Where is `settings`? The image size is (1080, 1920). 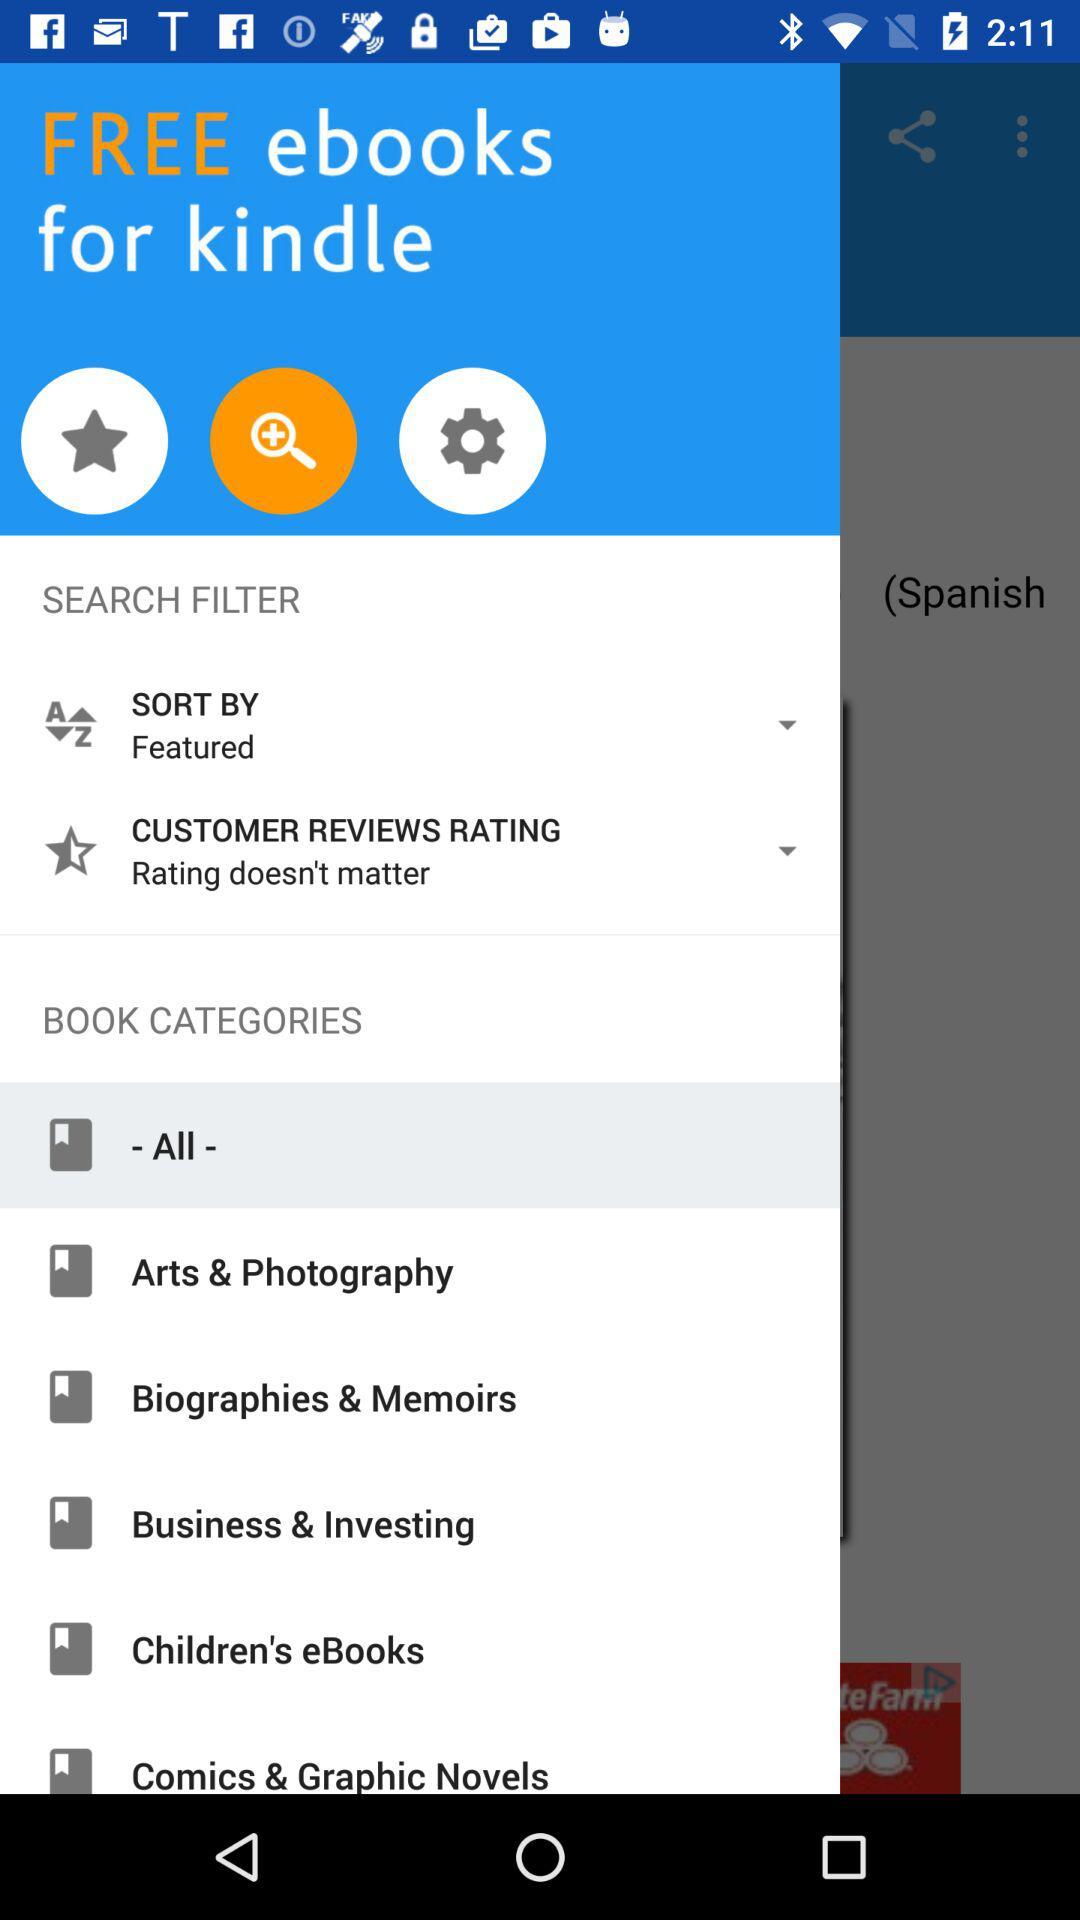 settings is located at coordinates (472, 440).